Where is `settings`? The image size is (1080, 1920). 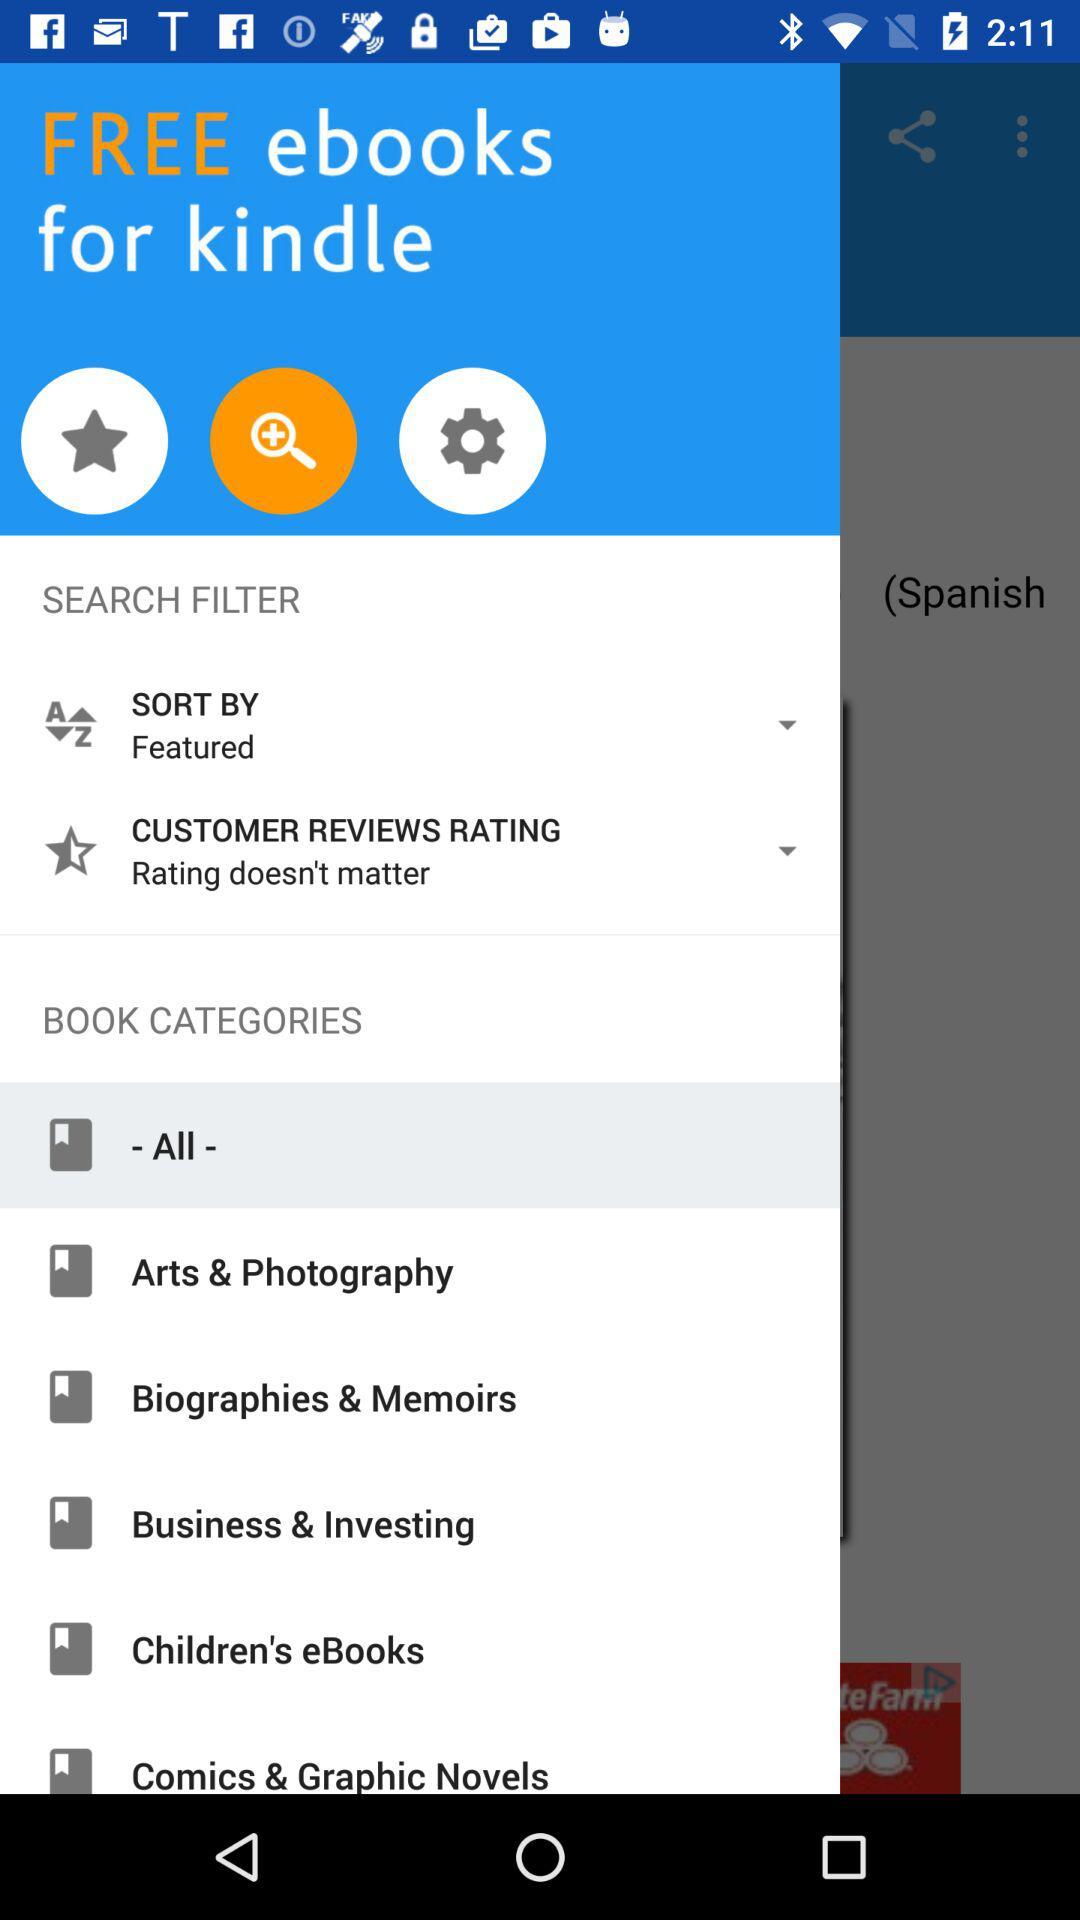 settings is located at coordinates (472, 440).